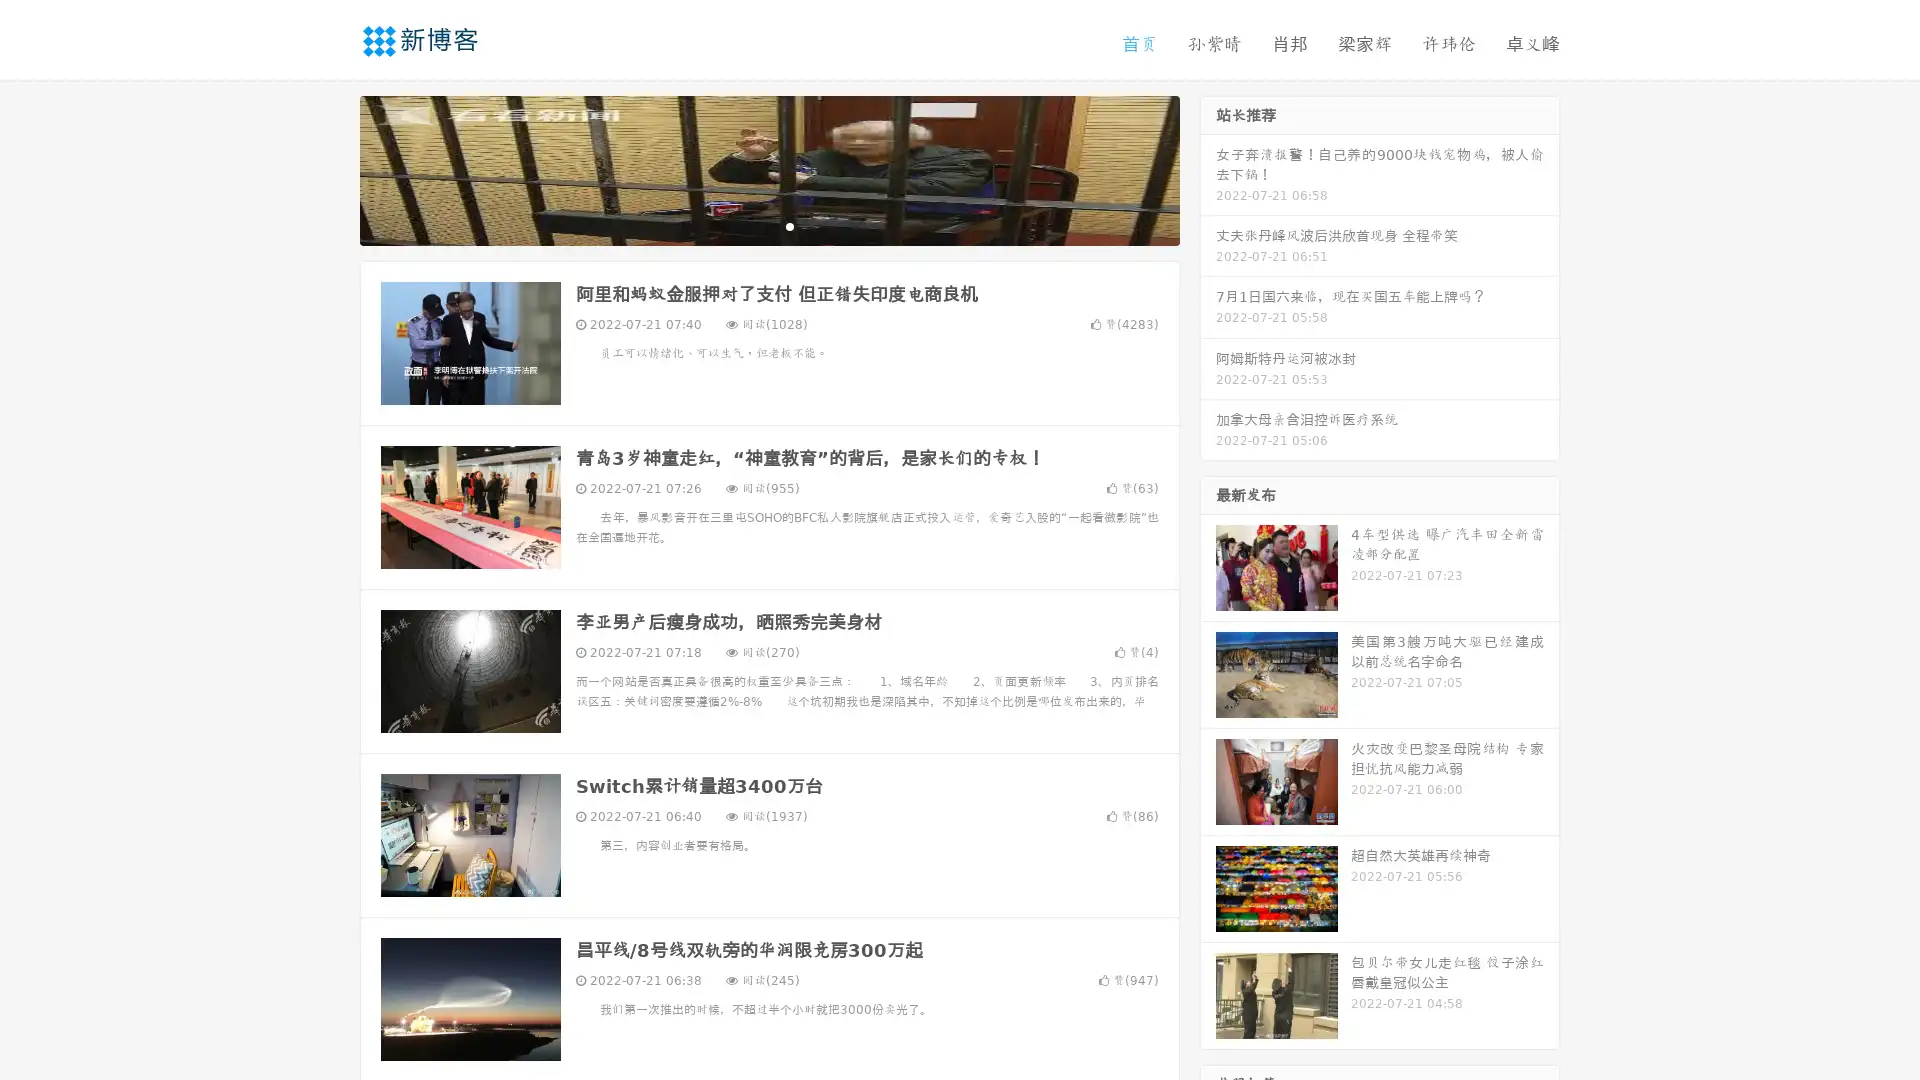 Image resolution: width=1920 pixels, height=1080 pixels. What do you see at coordinates (330, 168) in the screenshot?
I see `Previous slide` at bounding box center [330, 168].